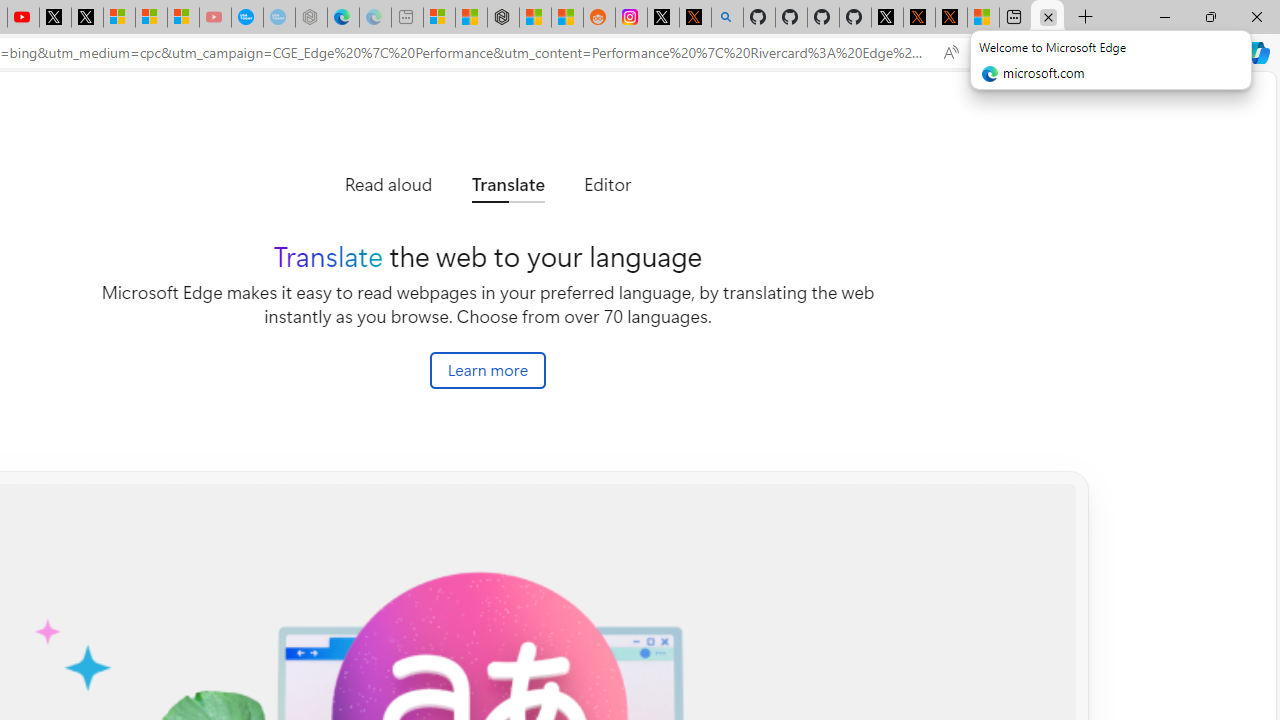  What do you see at coordinates (246, 17) in the screenshot?
I see `'Opinion: Op-Ed and Commentary - USA TODAY'` at bounding box center [246, 17].